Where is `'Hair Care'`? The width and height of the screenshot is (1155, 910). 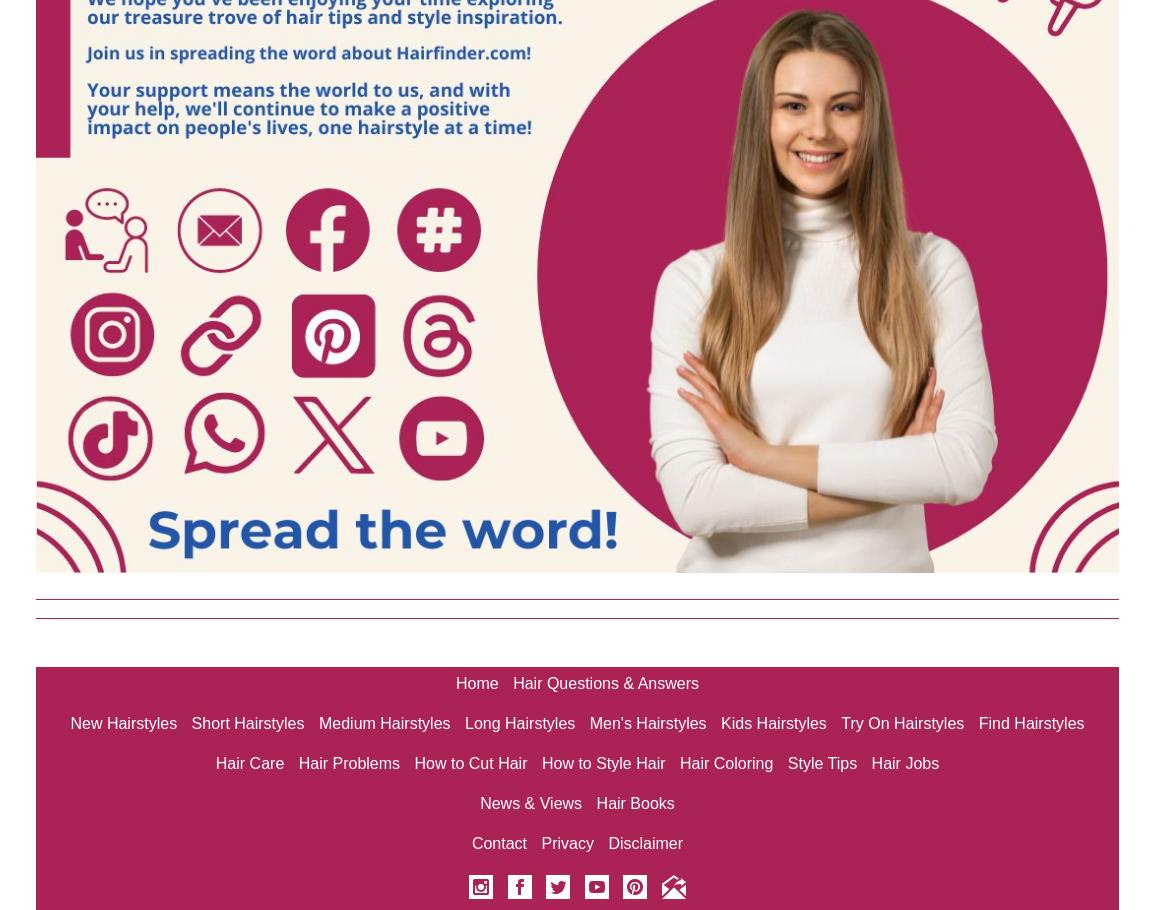 'Hair Care' is located at coordinates (249, 763).